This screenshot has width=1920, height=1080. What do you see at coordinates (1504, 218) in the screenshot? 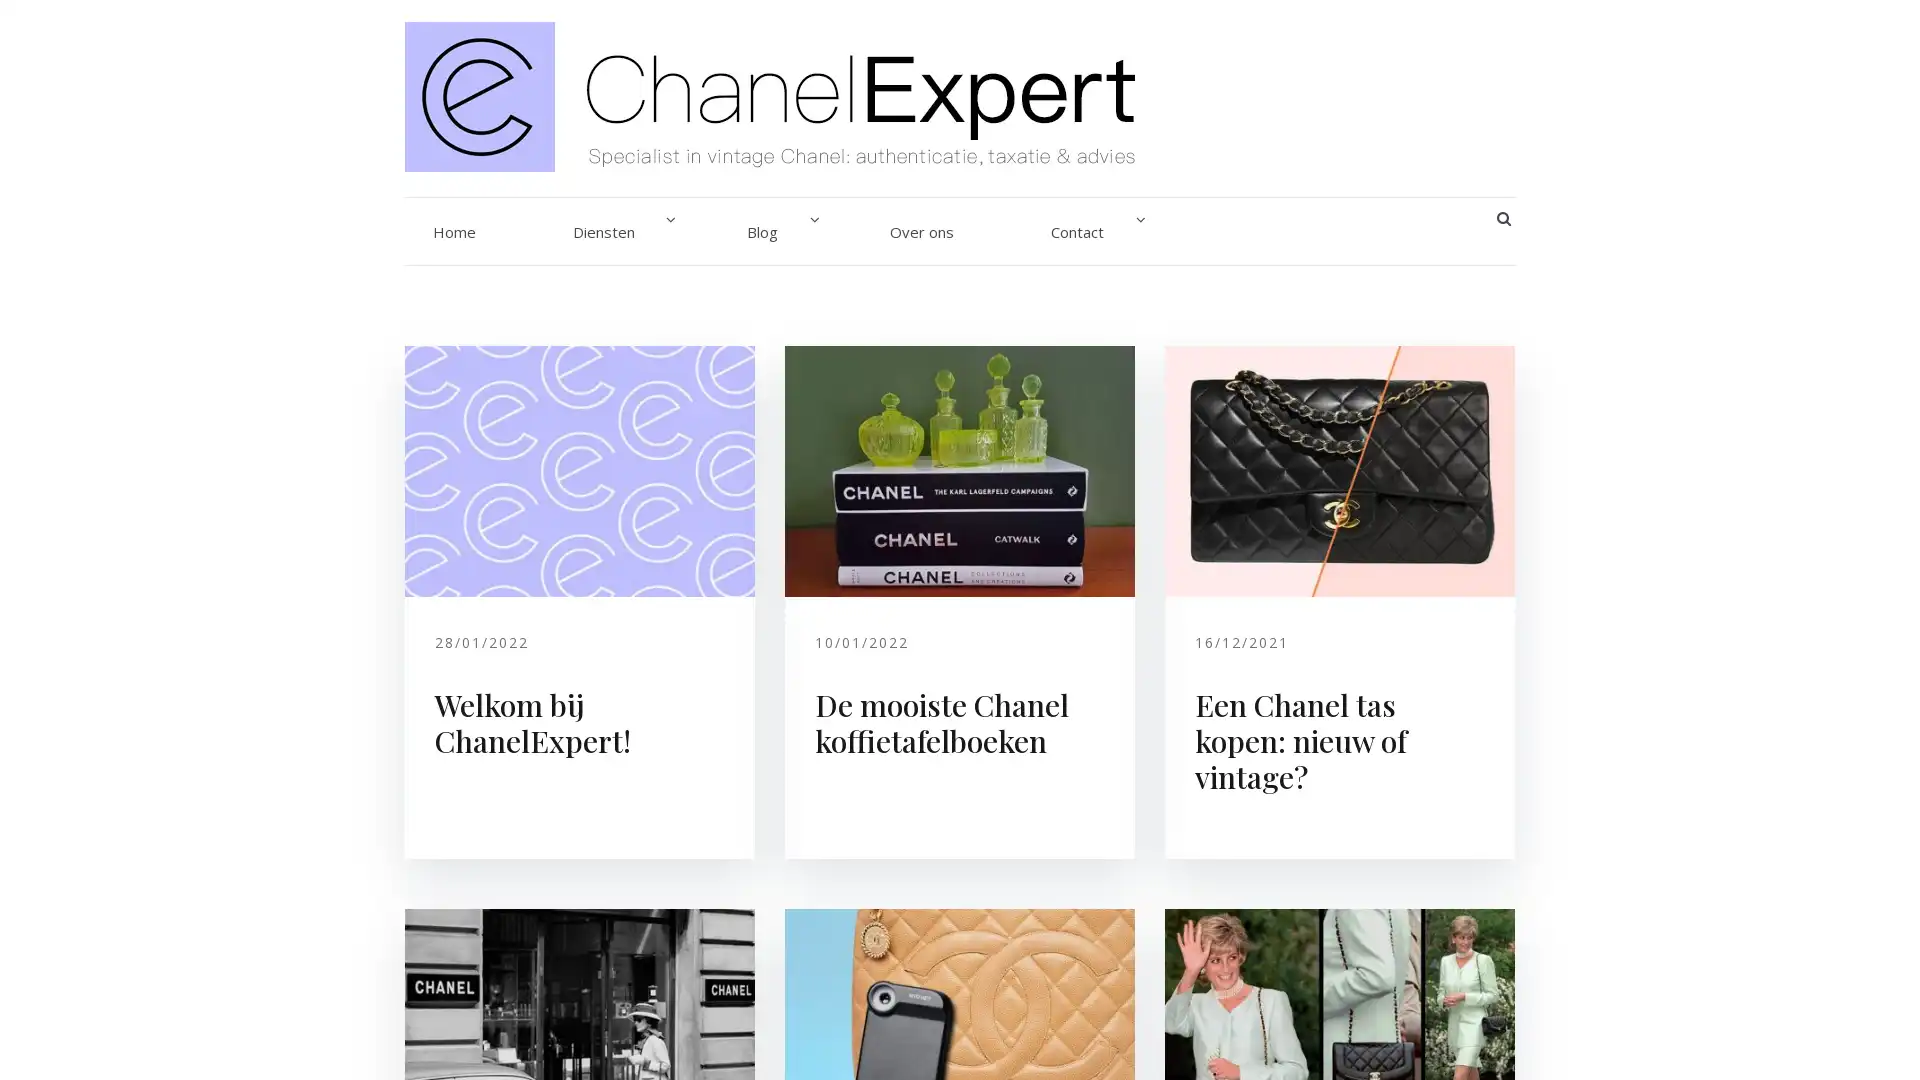
I see `SEARCH BUTTON` at bounding box center [1504, 218].